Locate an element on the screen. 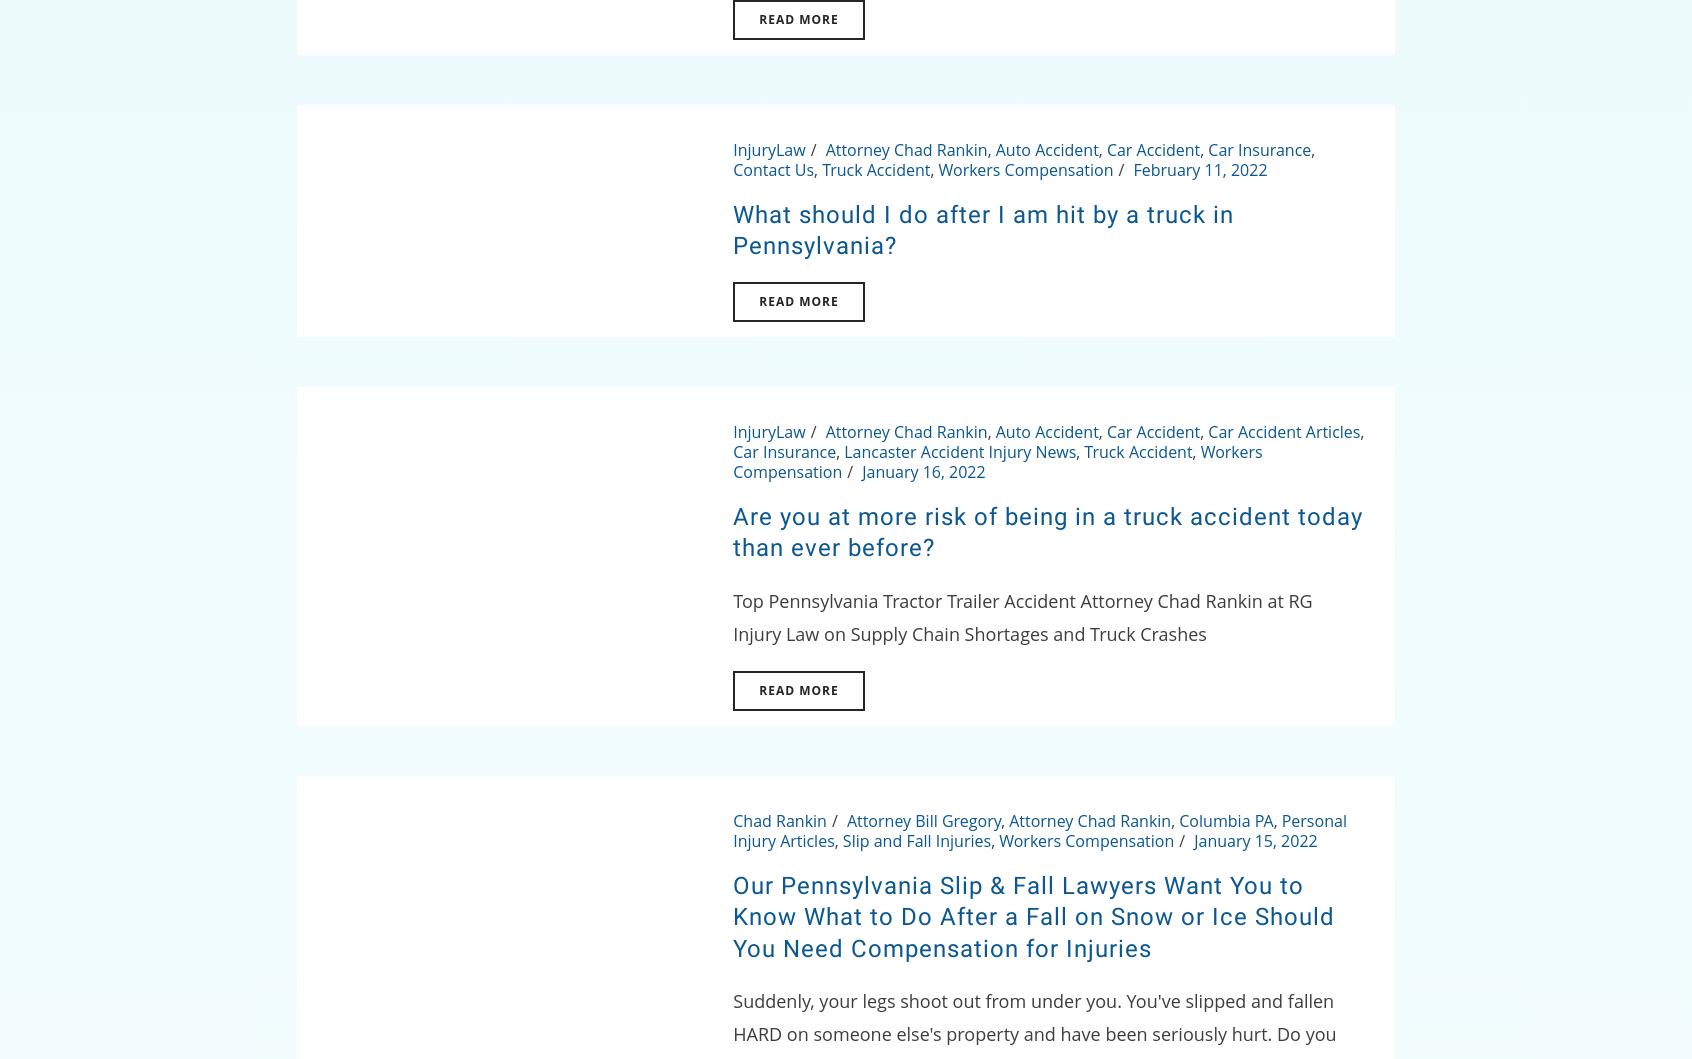 The width and height of the screenshot is (1692, 1059). 'February 11, 2022' is located at coordinates (1198, 168).